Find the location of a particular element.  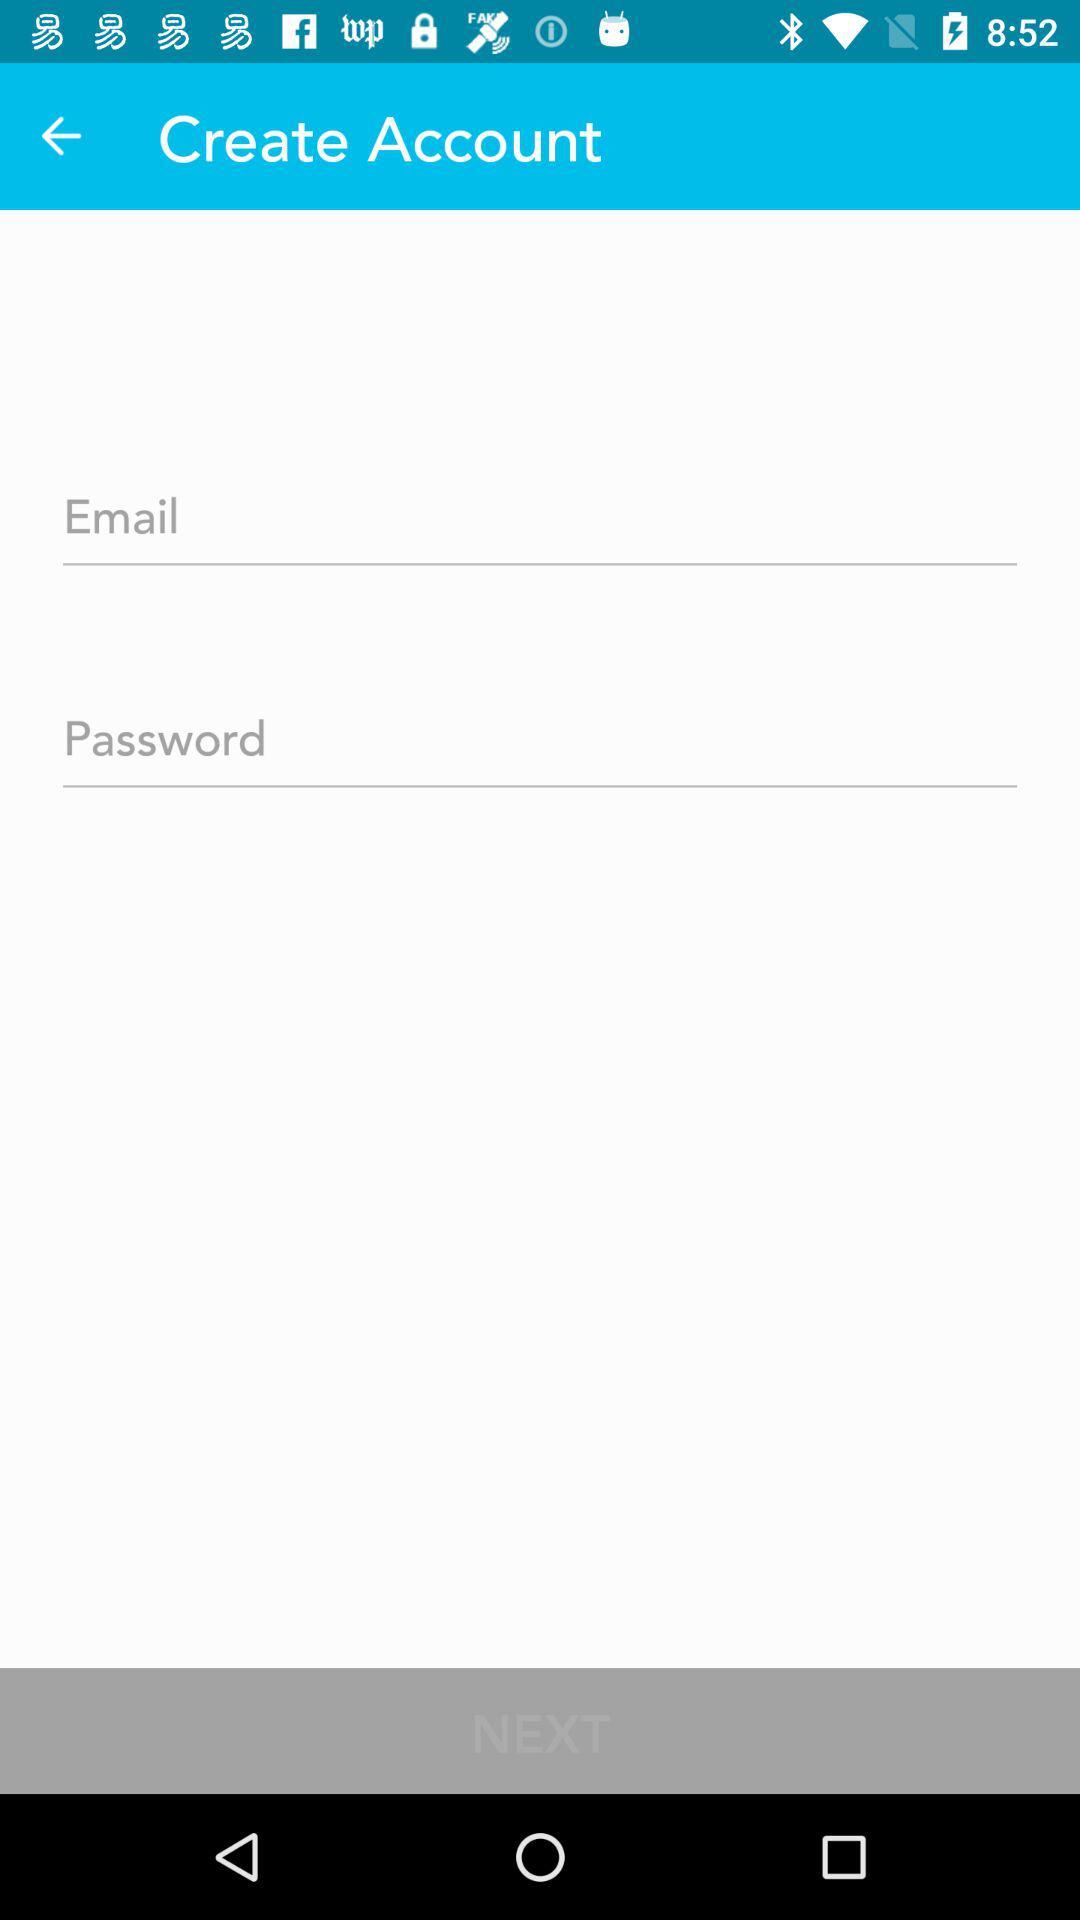

your email is located at coordinates (540, 509).